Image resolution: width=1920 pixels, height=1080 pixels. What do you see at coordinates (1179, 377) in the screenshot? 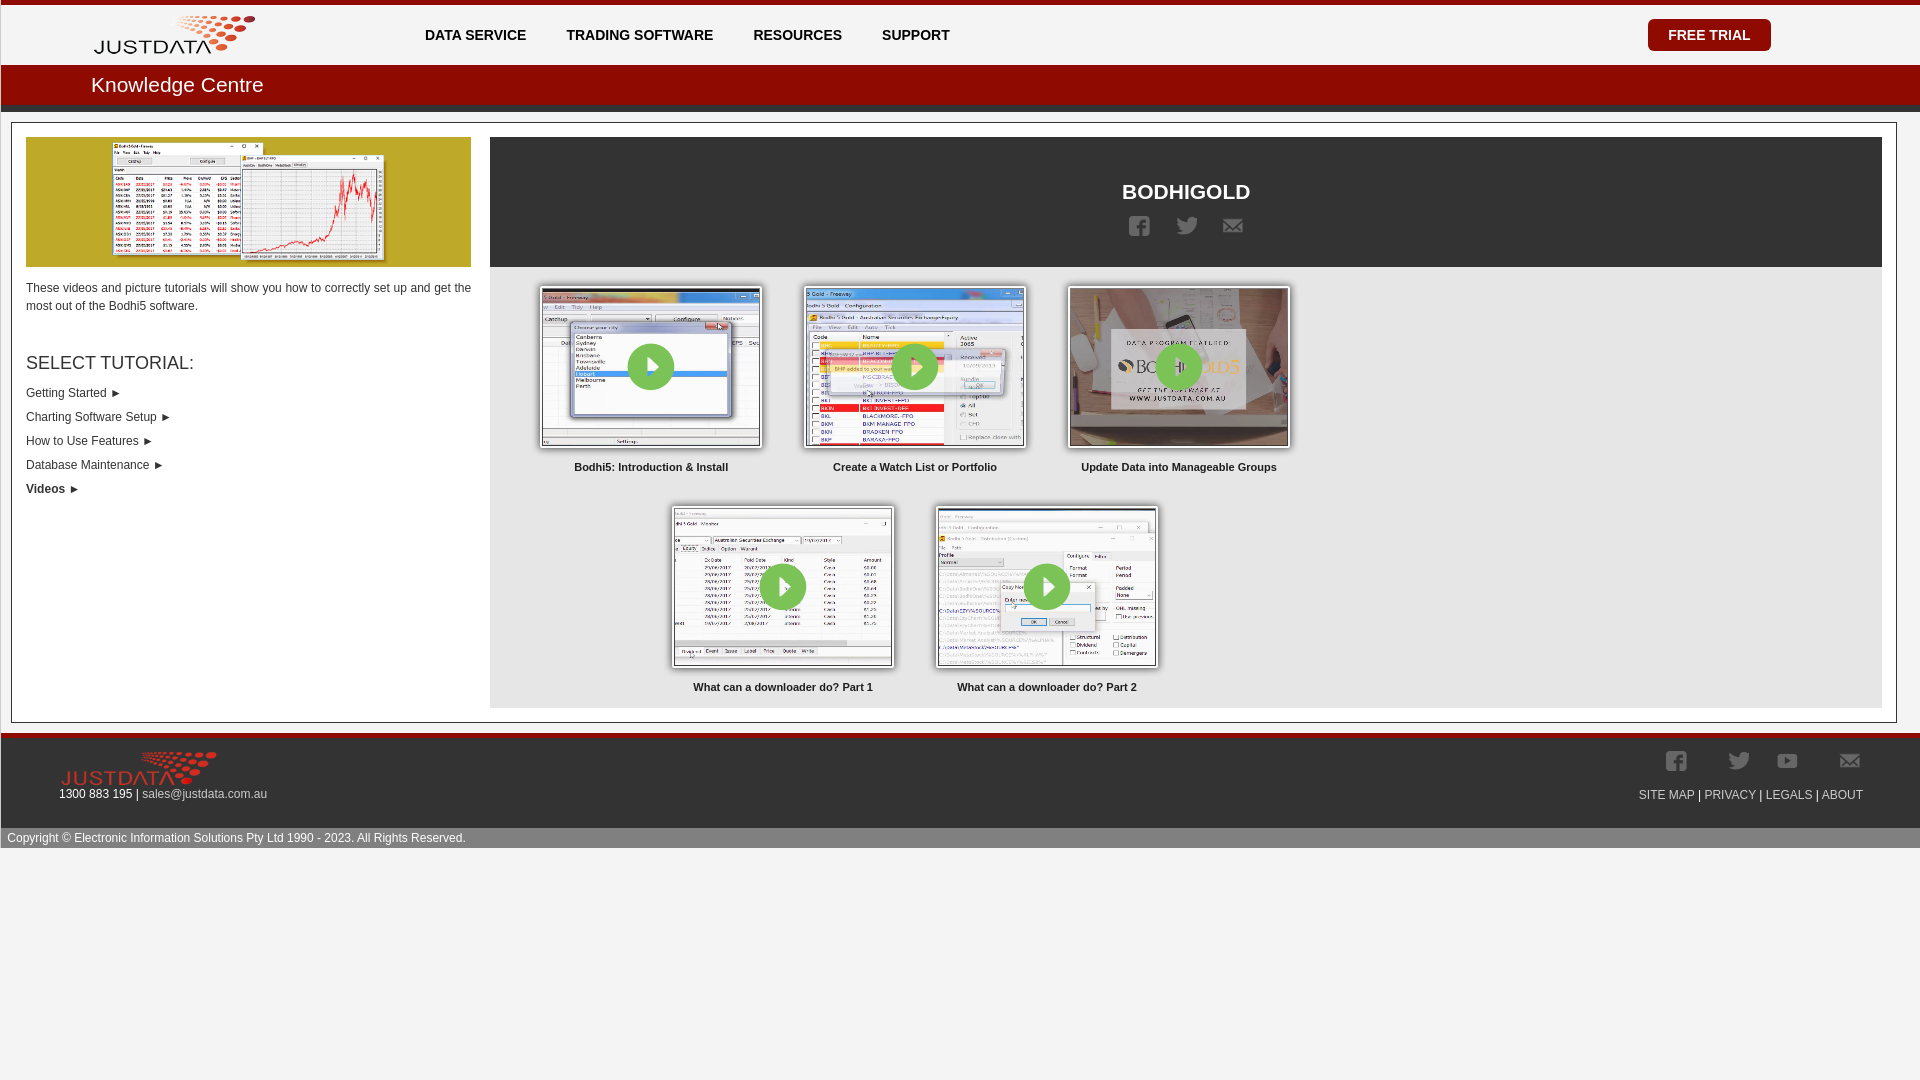
I see `'Update Data into Manageable Groups'` at bounding box center [1179, 377].